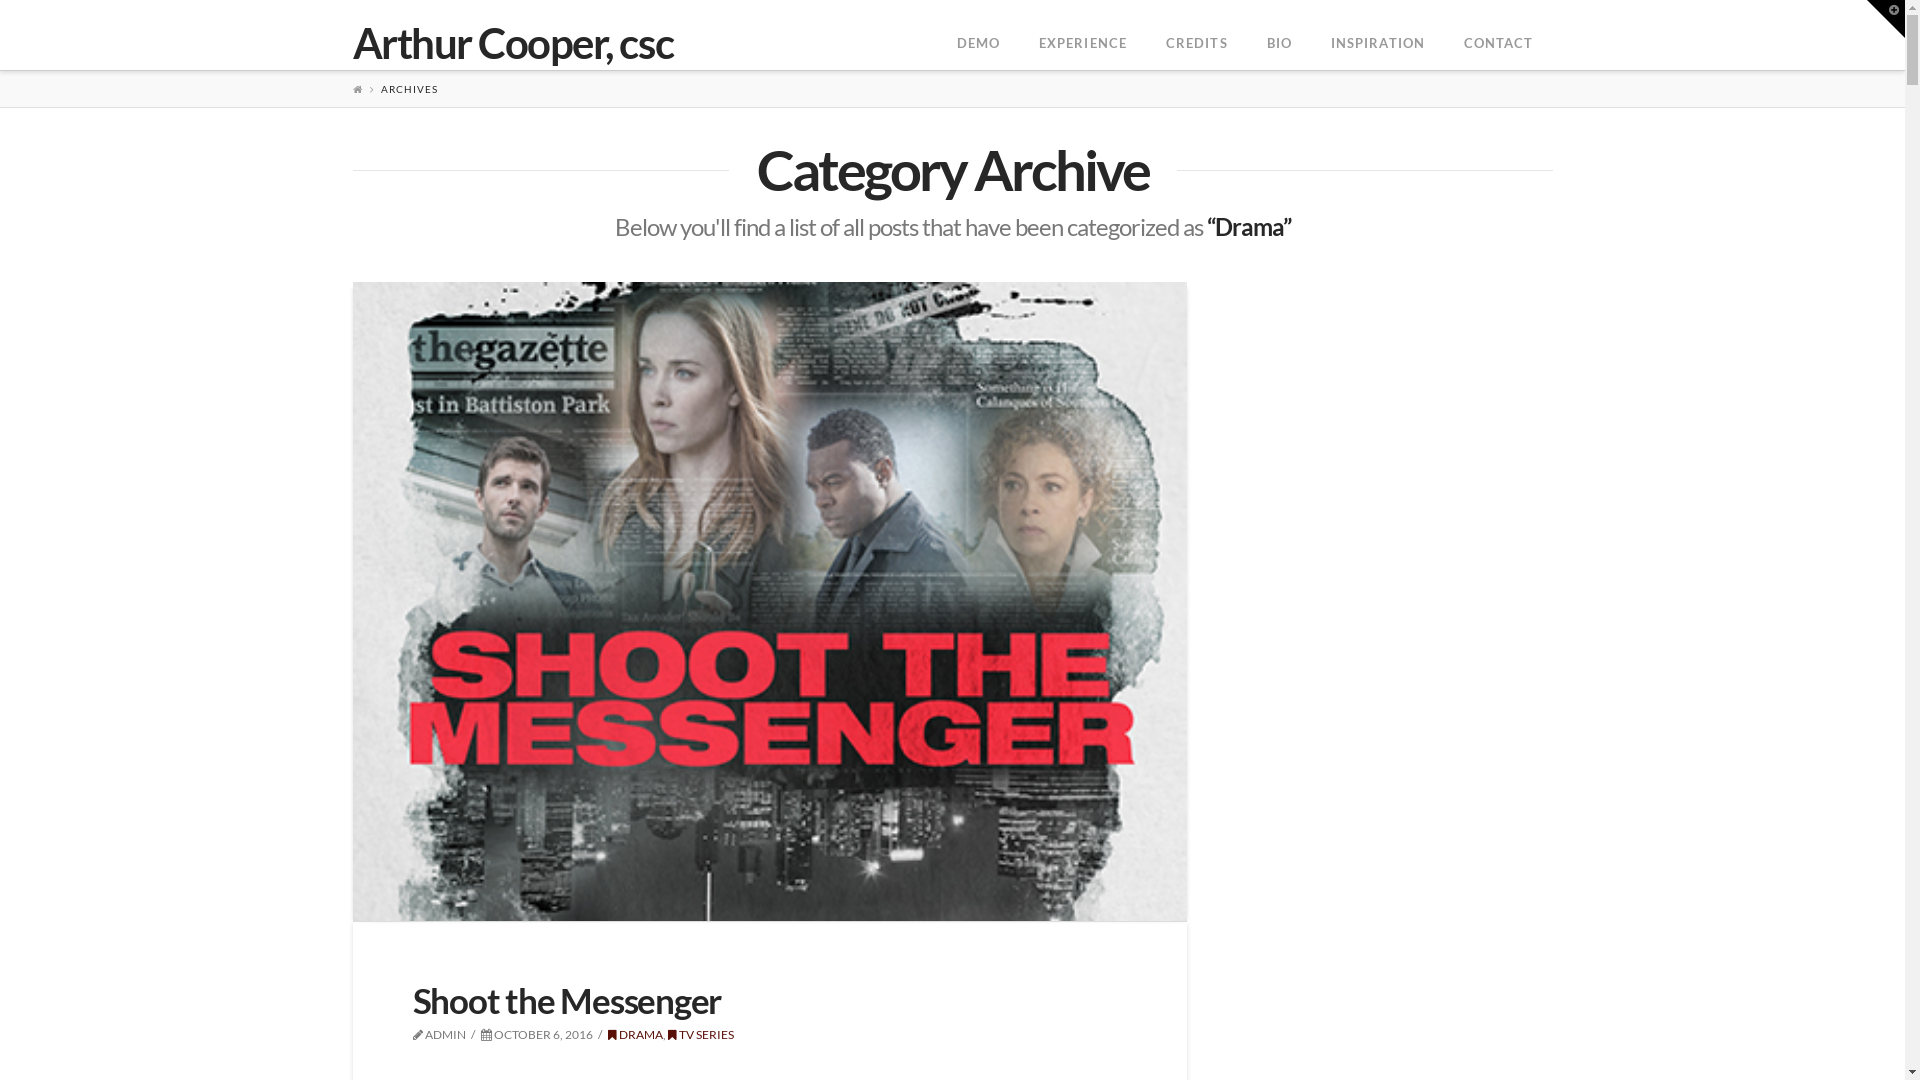  I want to click on 'TV SERIES', so click(667, 1034).